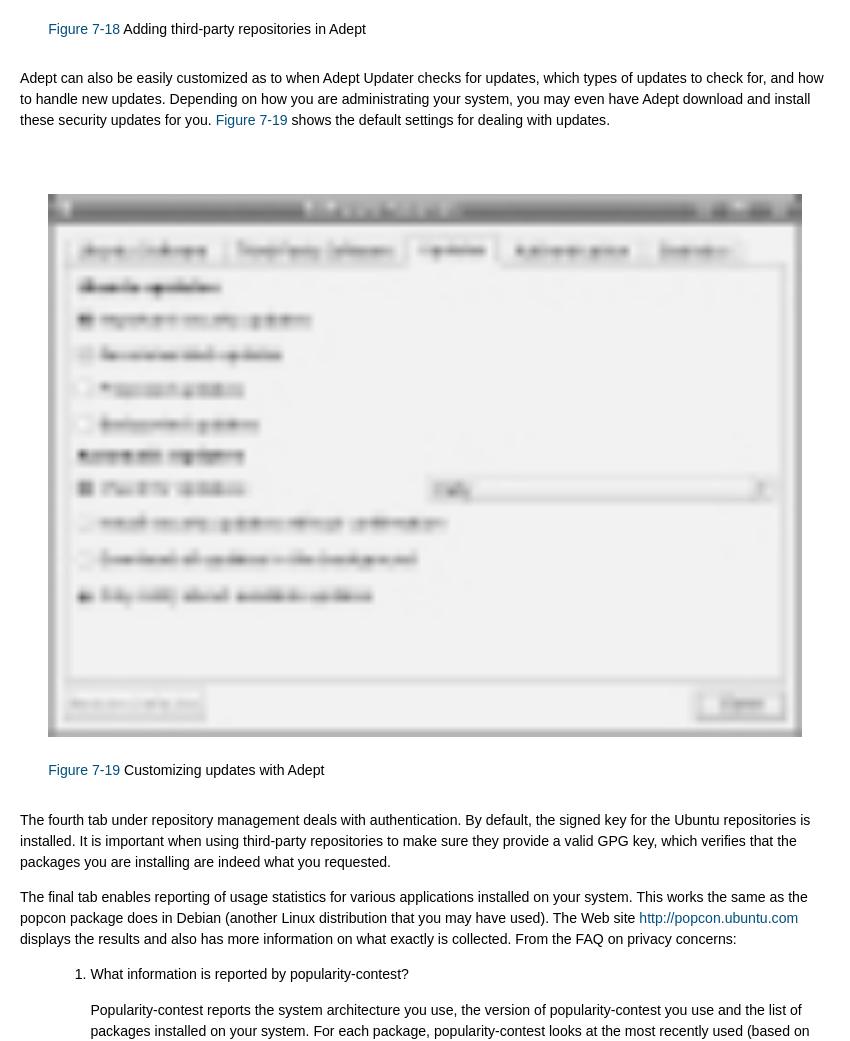  Describe the element at coordinates (83, 27) in the screenshot. I see `'Figure 7-18'` at that location.